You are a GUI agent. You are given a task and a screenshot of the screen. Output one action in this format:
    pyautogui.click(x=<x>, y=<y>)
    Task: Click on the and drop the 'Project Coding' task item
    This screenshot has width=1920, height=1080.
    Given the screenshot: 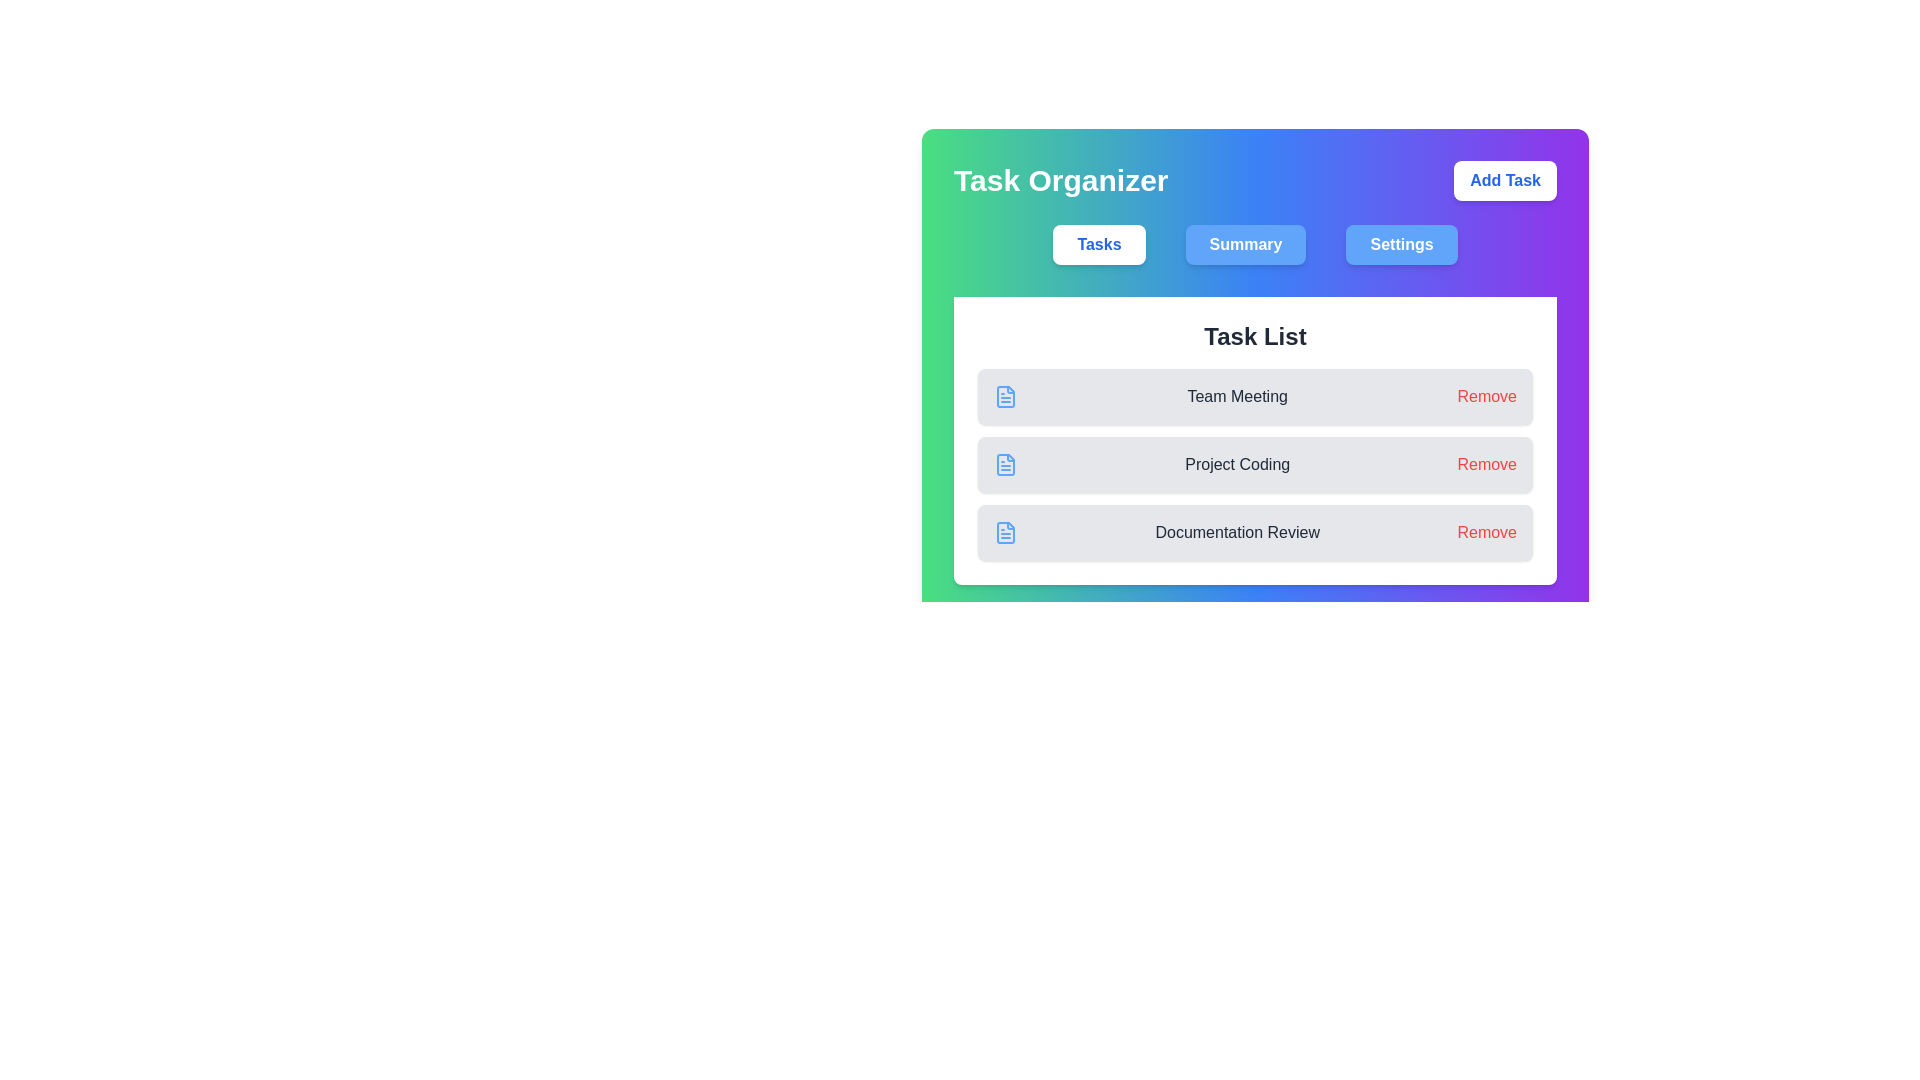 What is the action you would take?
    pyautogui.click(x=1254, y=439)
    